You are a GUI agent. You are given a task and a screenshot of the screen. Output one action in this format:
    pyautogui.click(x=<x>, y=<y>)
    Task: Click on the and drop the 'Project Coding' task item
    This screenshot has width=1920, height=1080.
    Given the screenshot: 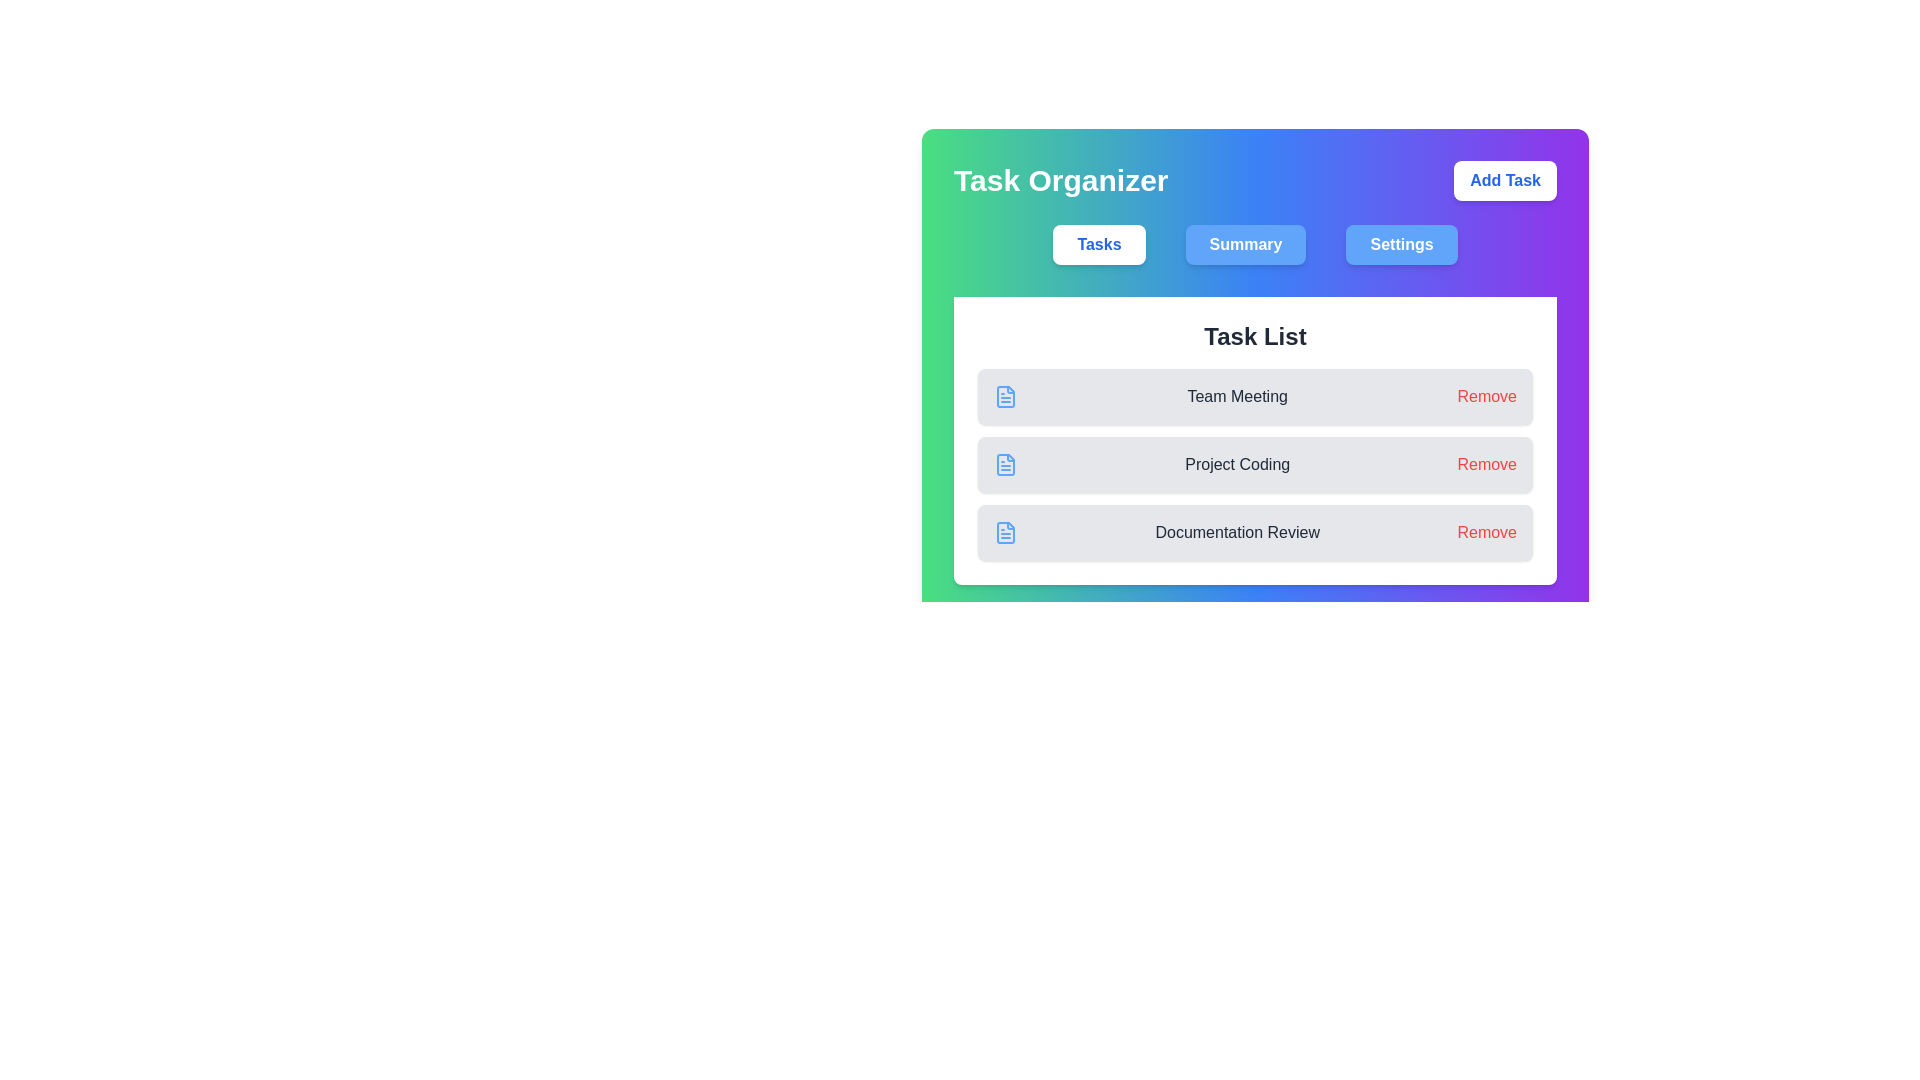 What is the action you would take?
    pyautogui.click(x=1254, y=439)
    